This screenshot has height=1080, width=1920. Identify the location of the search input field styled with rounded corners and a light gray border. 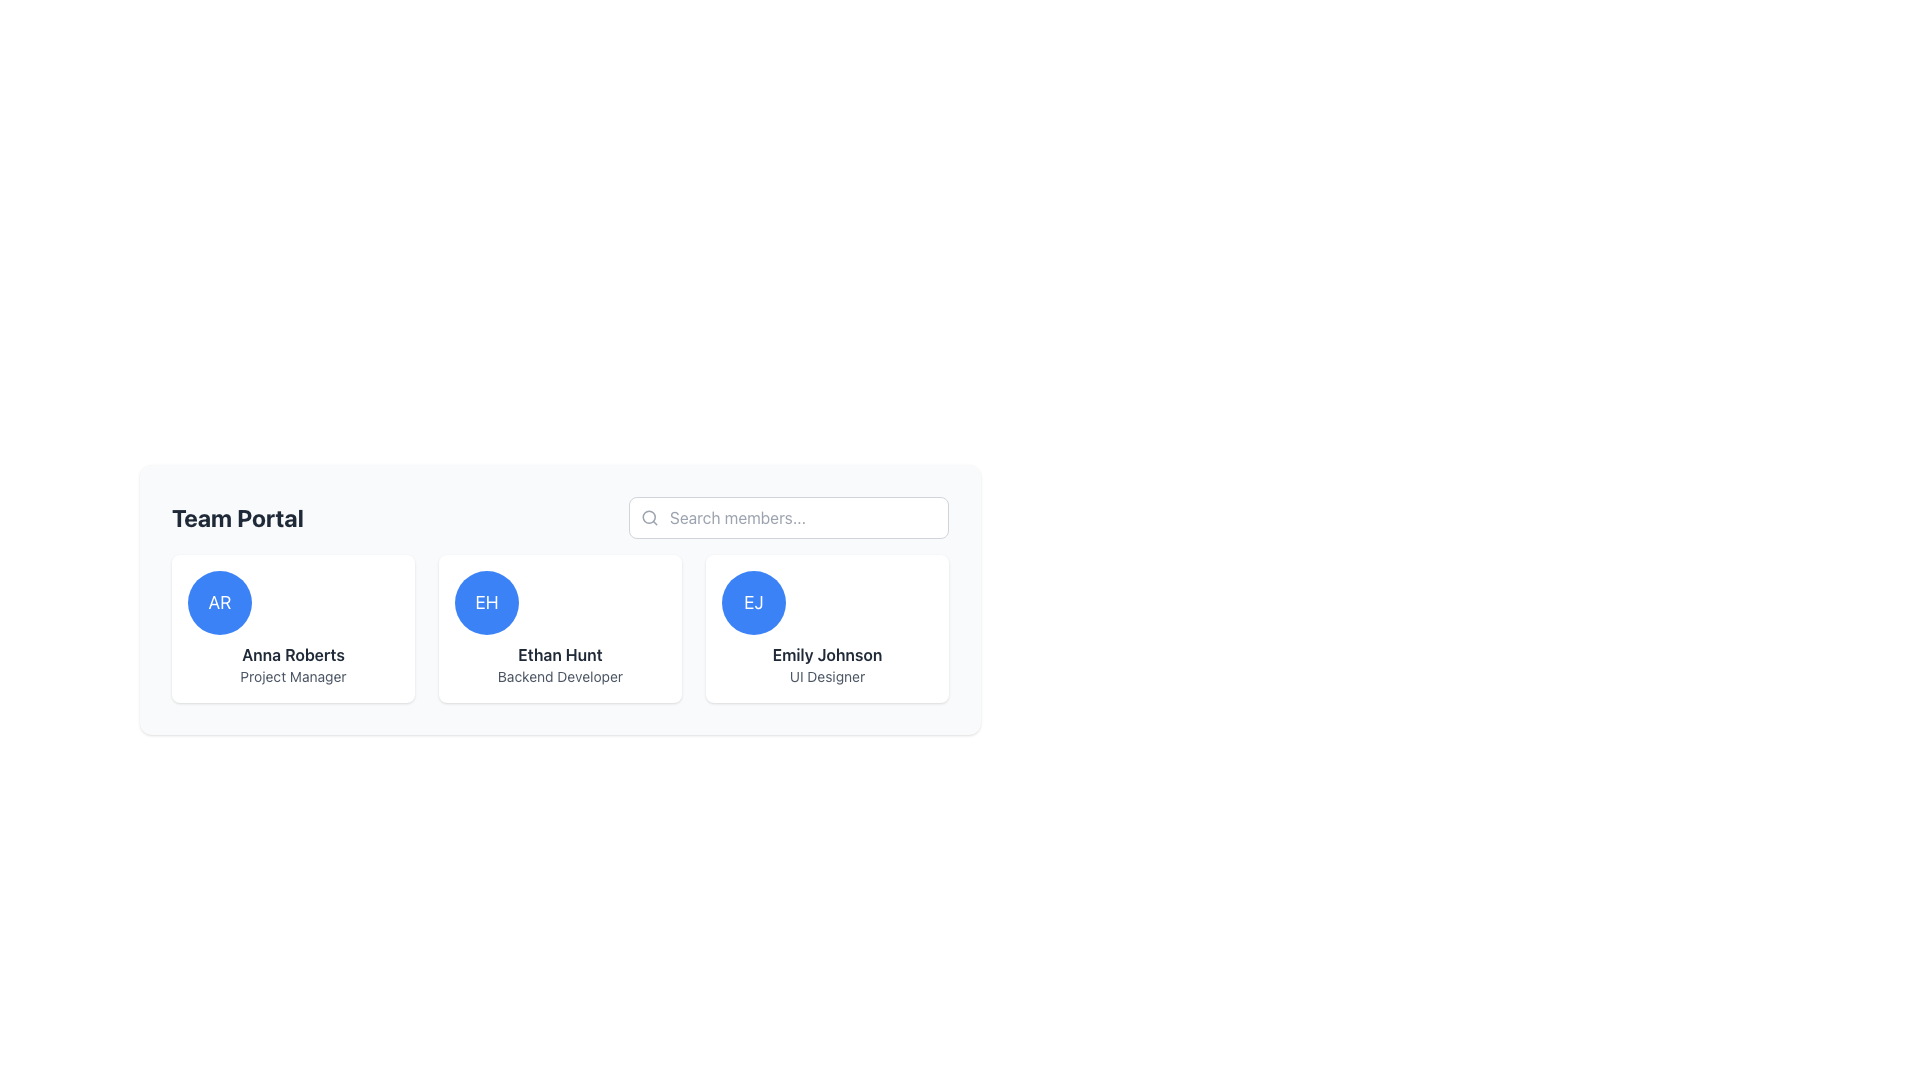
(787, 516).